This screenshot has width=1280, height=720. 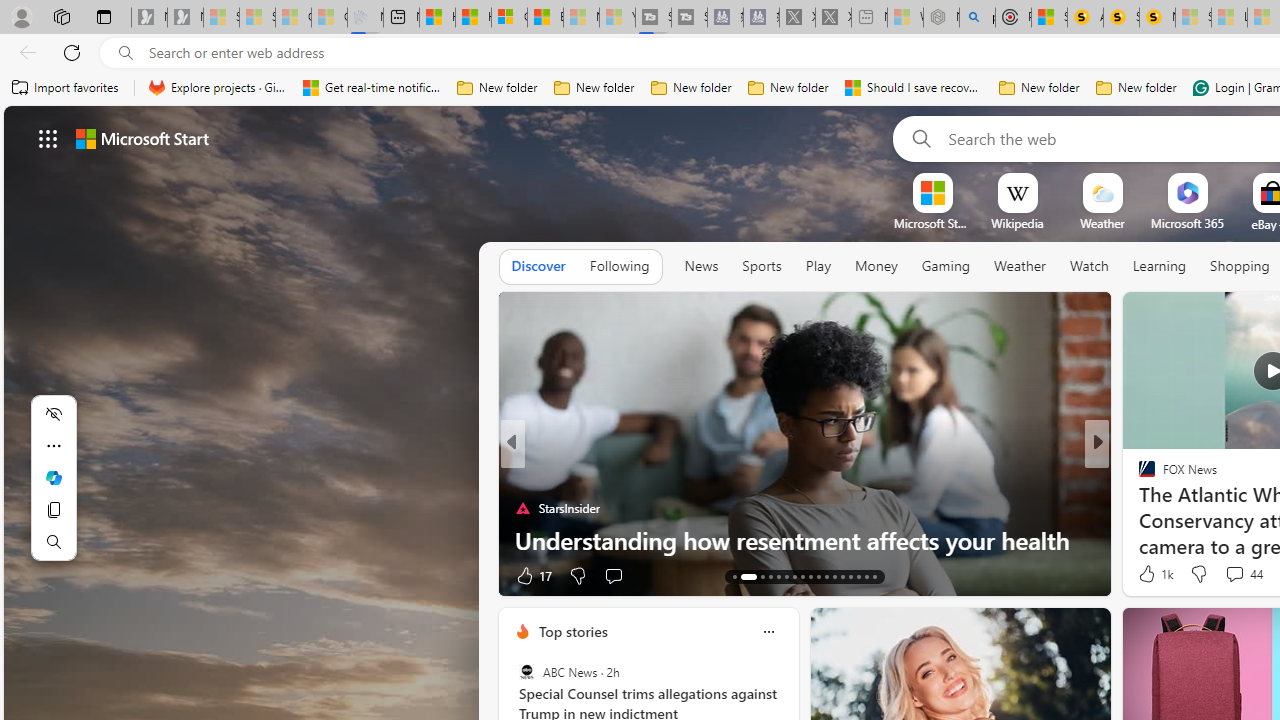 I want to click on 'AutomationID: tab-18', so click(x=785, y=577).